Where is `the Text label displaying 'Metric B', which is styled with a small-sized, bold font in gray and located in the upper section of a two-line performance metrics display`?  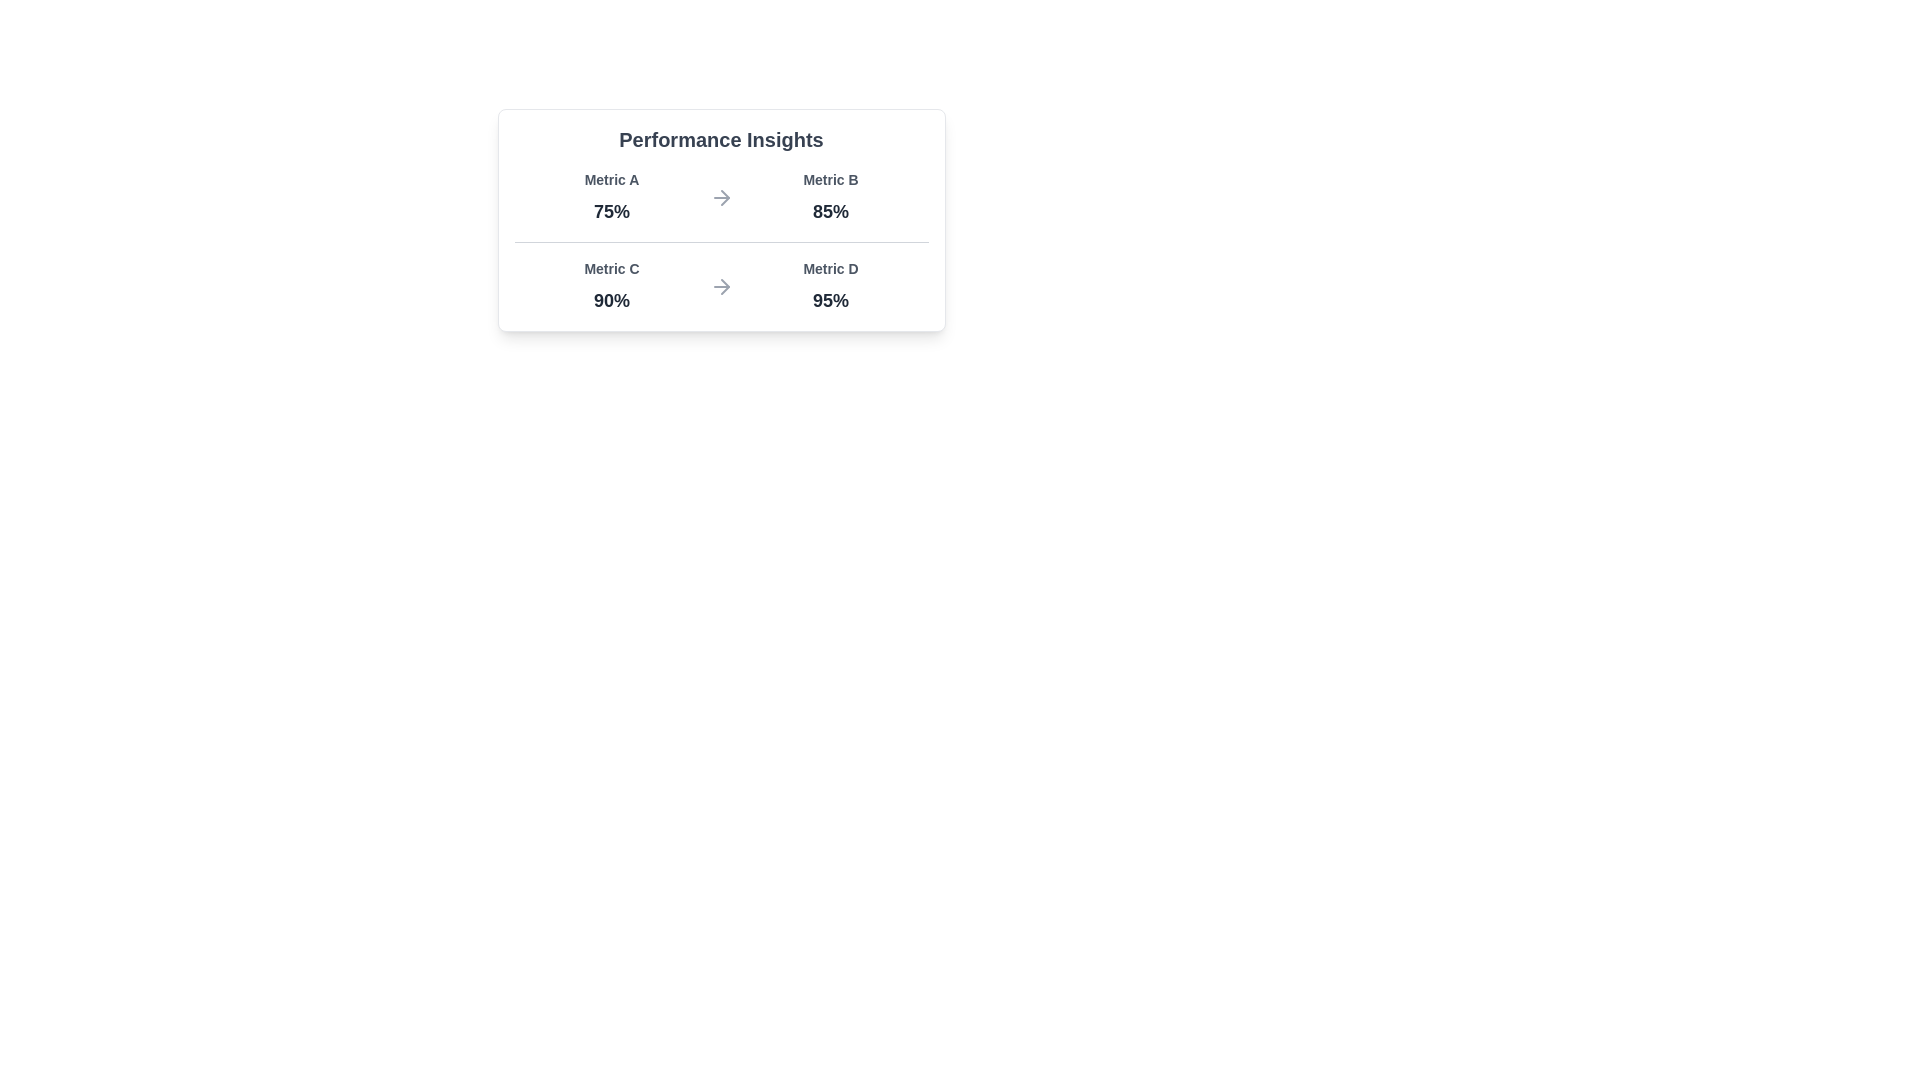
the Text label displaying 'Metric B', which is styled with a small-sized, bold font in gray and located in the upper section of a two-line performance metrics display is located at coordinates (830, 180).